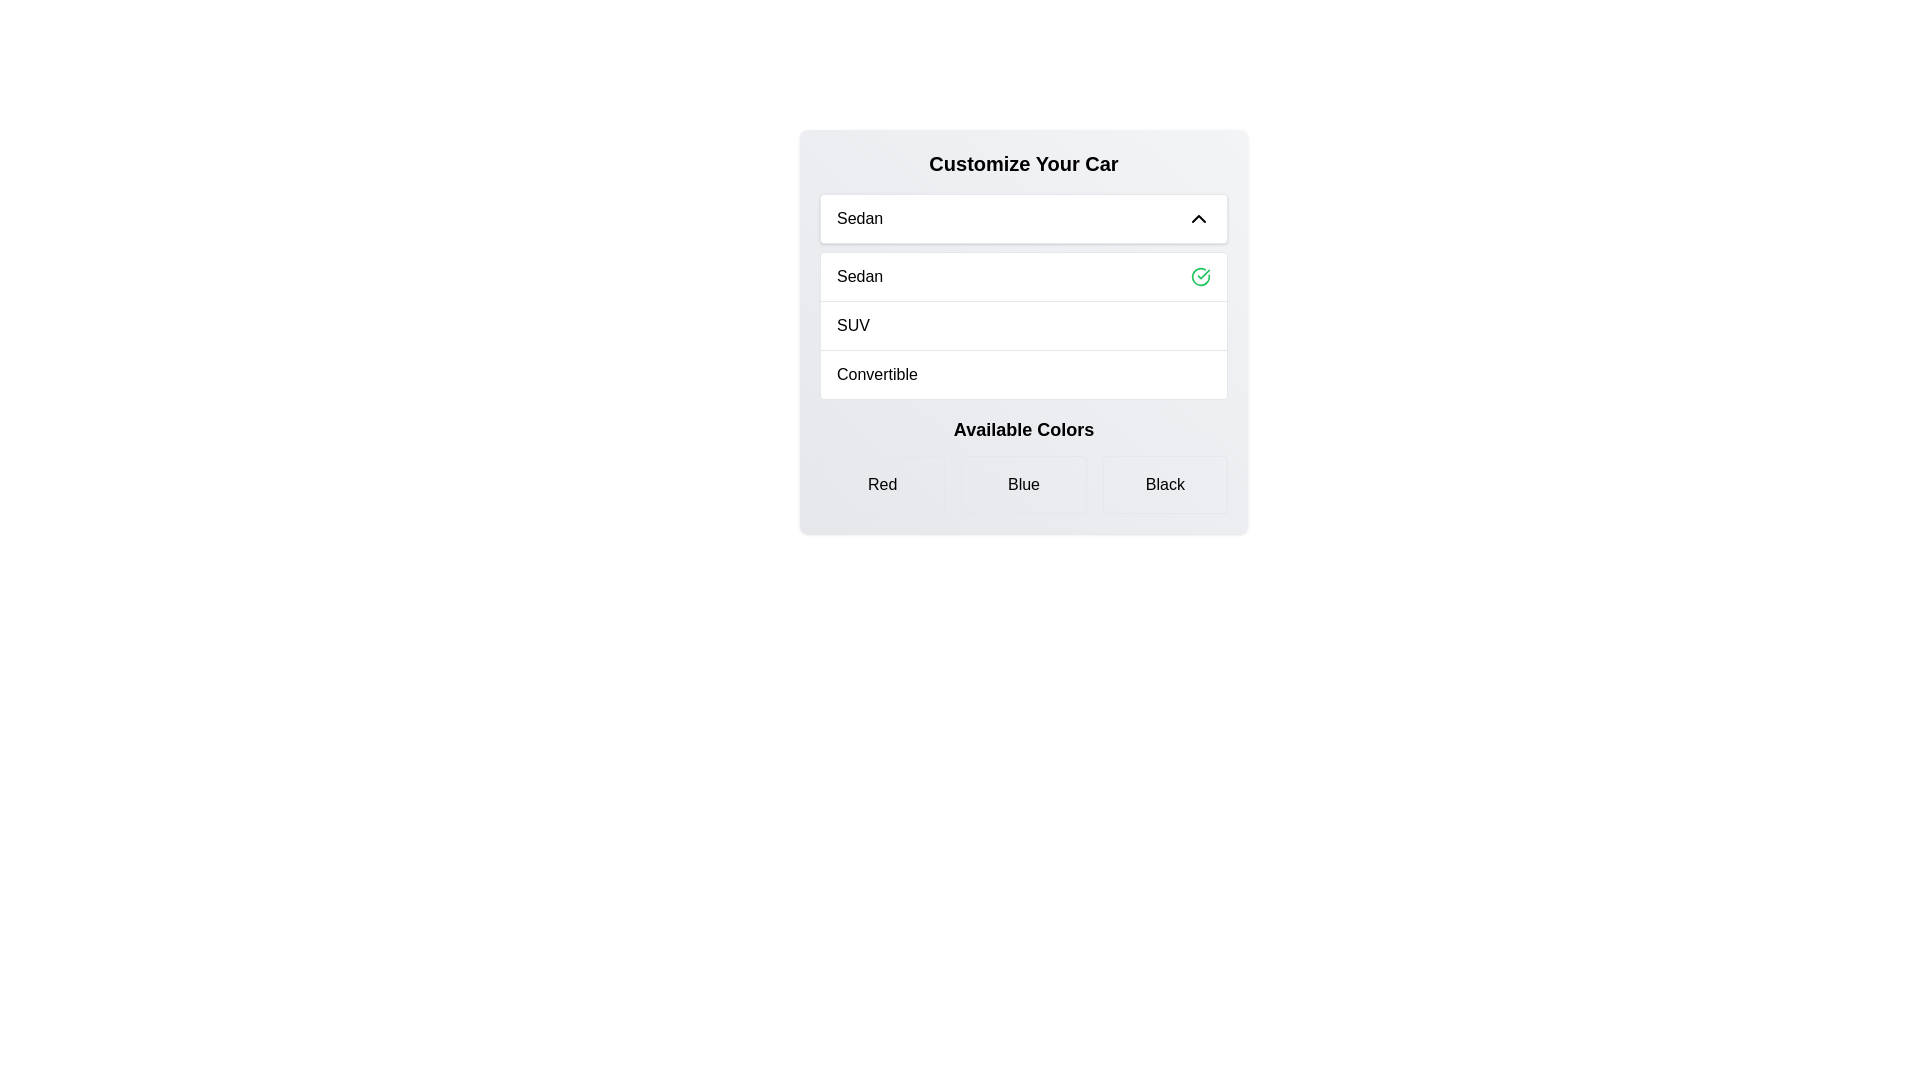 The width and height of the screenshot is (1920, 1080). What do you see at coordinates (1023, 323) in the screenshot?
I see `the middle option 'SUV' in the car customization menu` at bounding box center [1023, 323].